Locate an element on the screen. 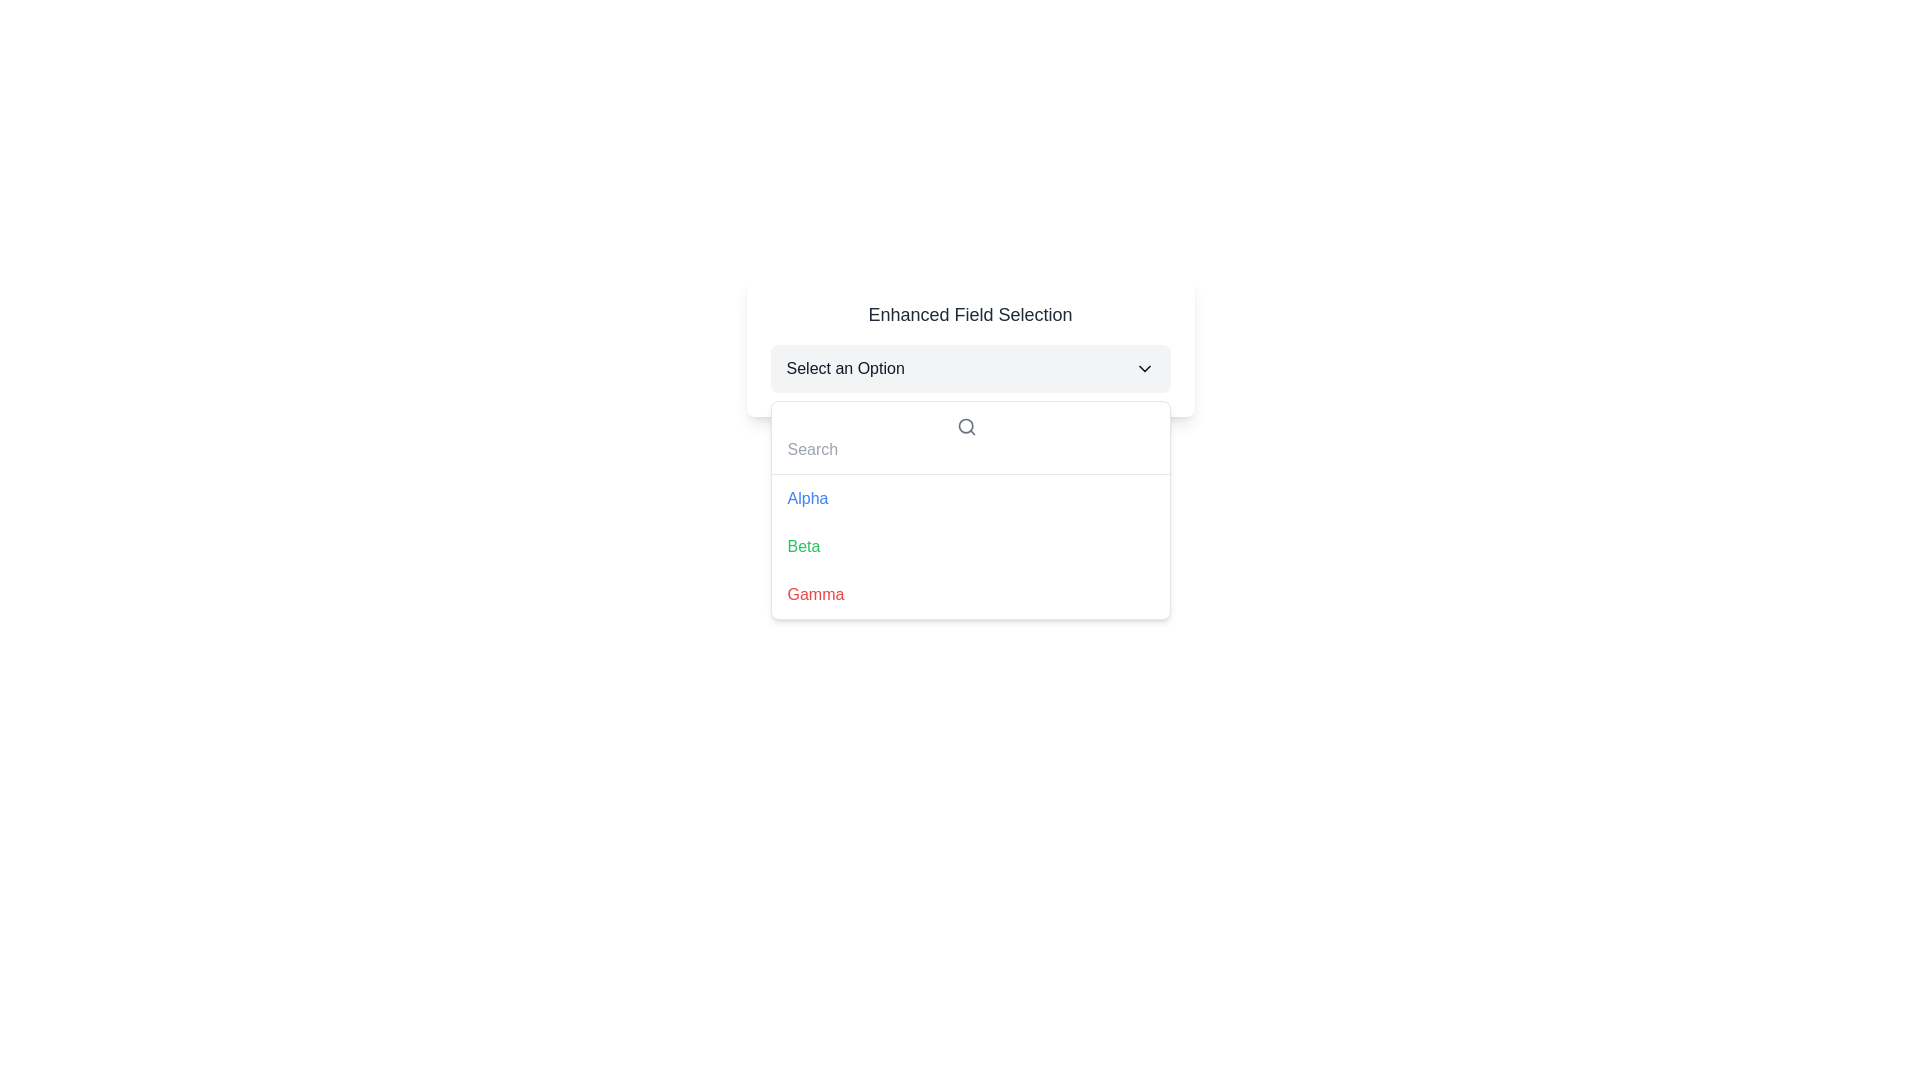 The width and height of the screenshot is (1920, 1080). the dropdown menu option labeled 'Beta', which is styled in green and is the second option between 'Alpha' and 'Gamma' is located at coordinates (803, 547).